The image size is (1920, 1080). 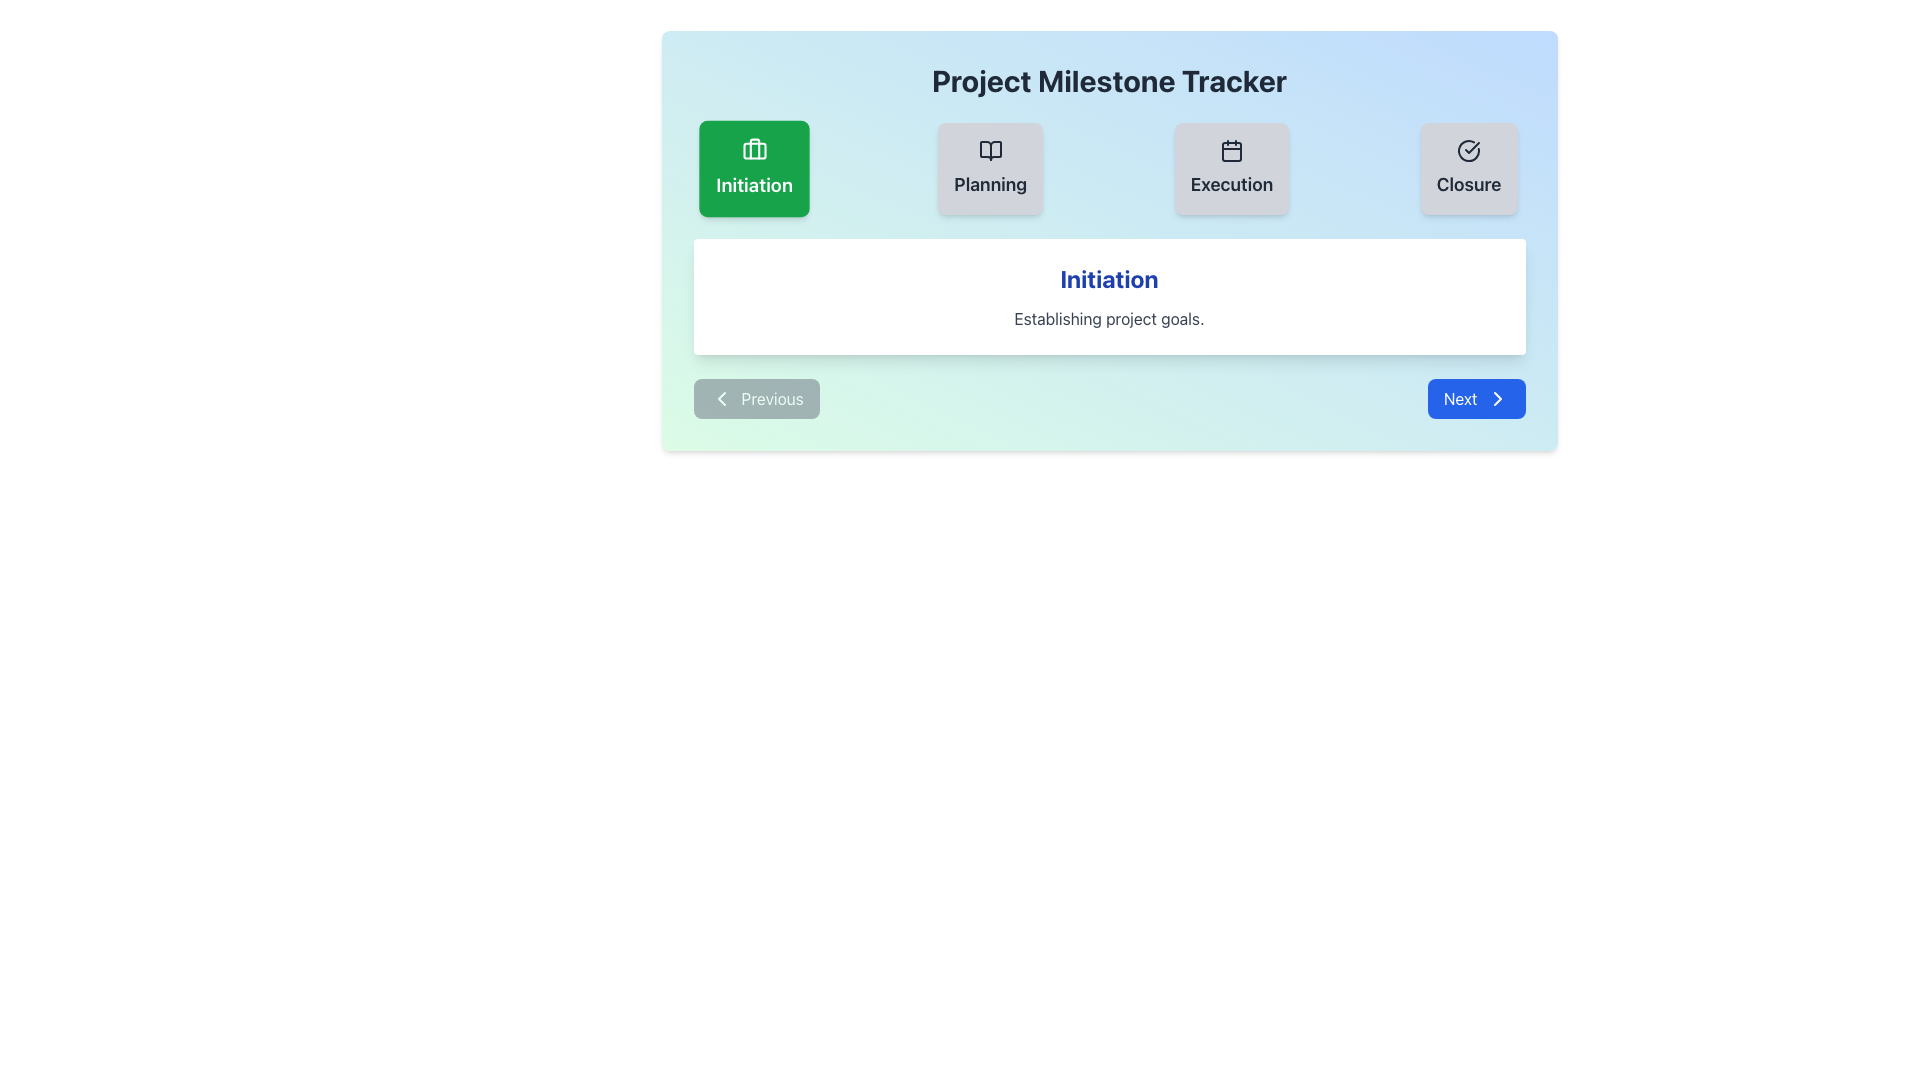 I want to click on the gray square with rounded corners that forms the base of the calendar icon, which is part of the 'Execution' milestone item, so click(x=1230, y=150).